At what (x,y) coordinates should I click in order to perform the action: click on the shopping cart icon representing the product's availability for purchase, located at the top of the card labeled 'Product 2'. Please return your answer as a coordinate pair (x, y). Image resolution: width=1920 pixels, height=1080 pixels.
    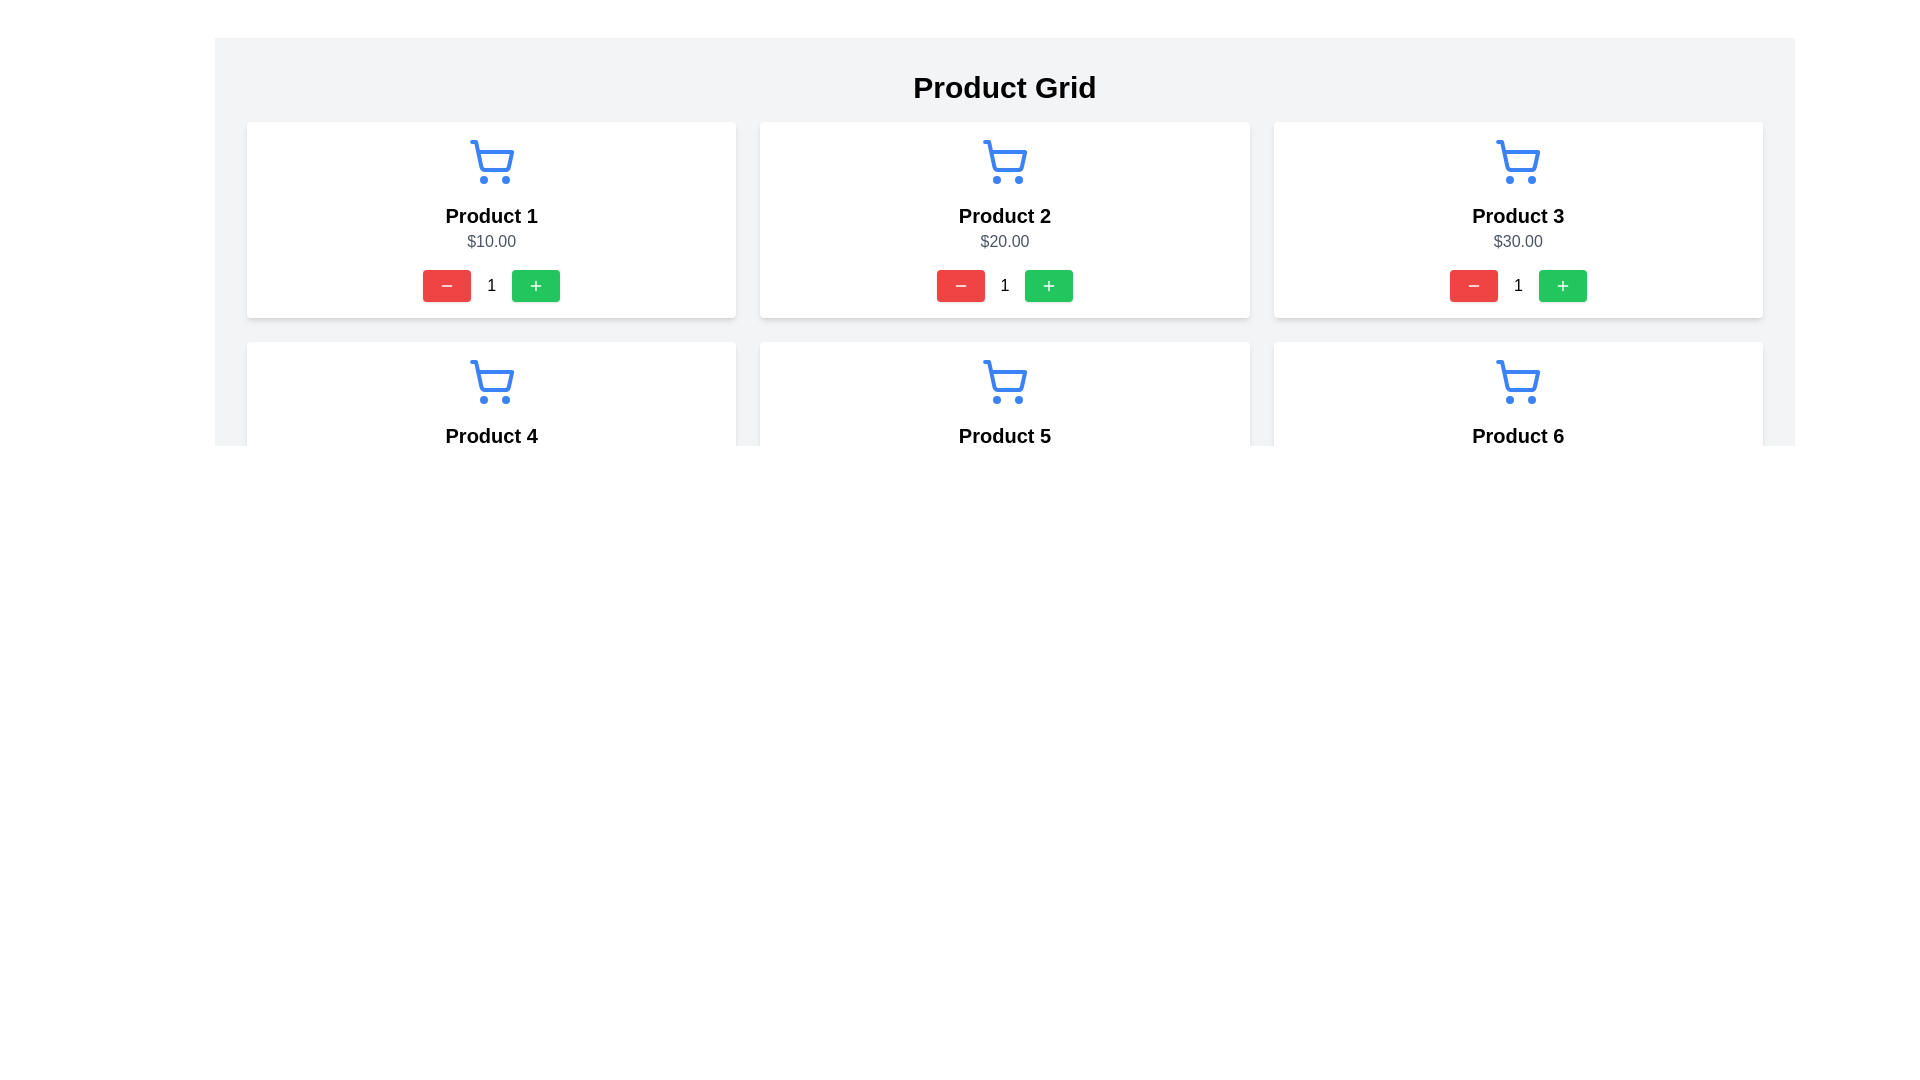
    Looking at the image, I should click on (1004, 161).